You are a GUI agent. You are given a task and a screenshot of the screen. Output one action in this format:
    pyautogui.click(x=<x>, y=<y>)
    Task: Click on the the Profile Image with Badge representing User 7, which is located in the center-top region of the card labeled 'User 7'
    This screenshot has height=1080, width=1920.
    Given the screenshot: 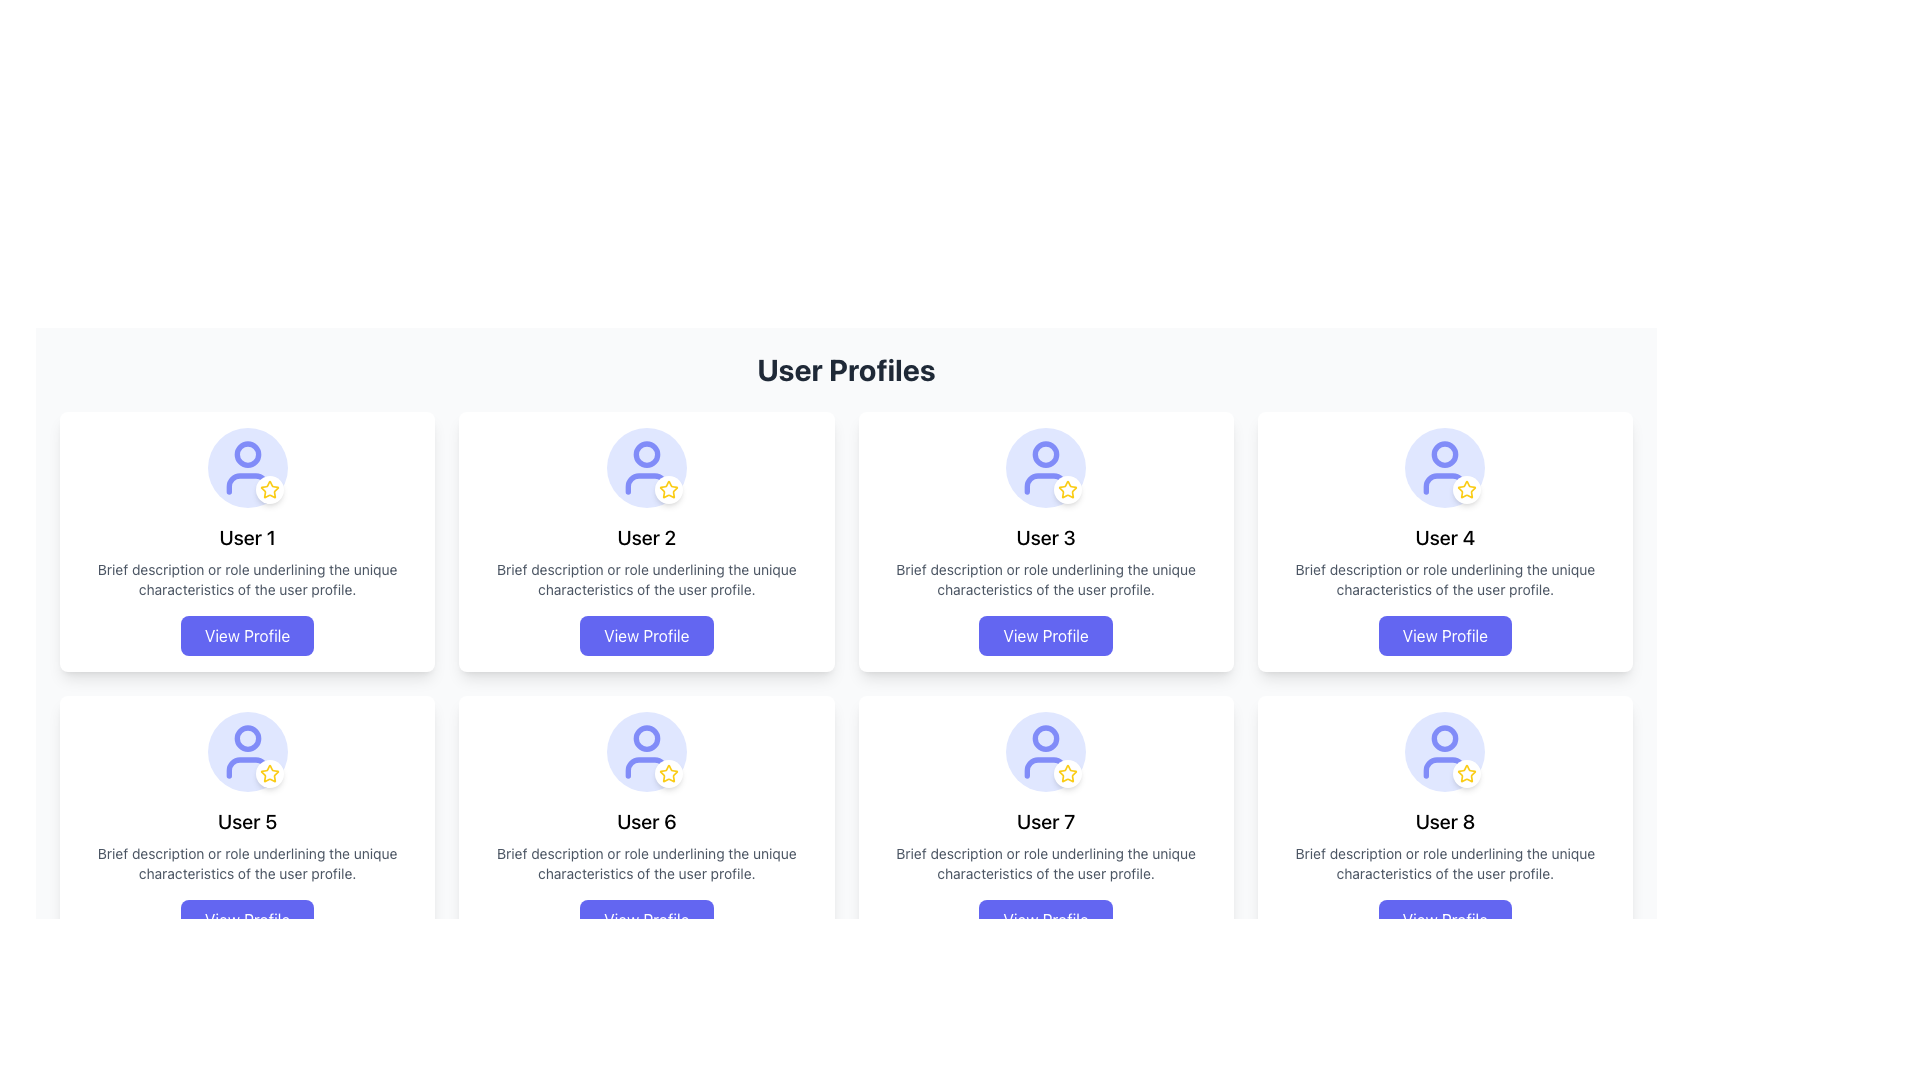 What is the action you would take?
    pyautogui.click(x=1045, y=752)
    